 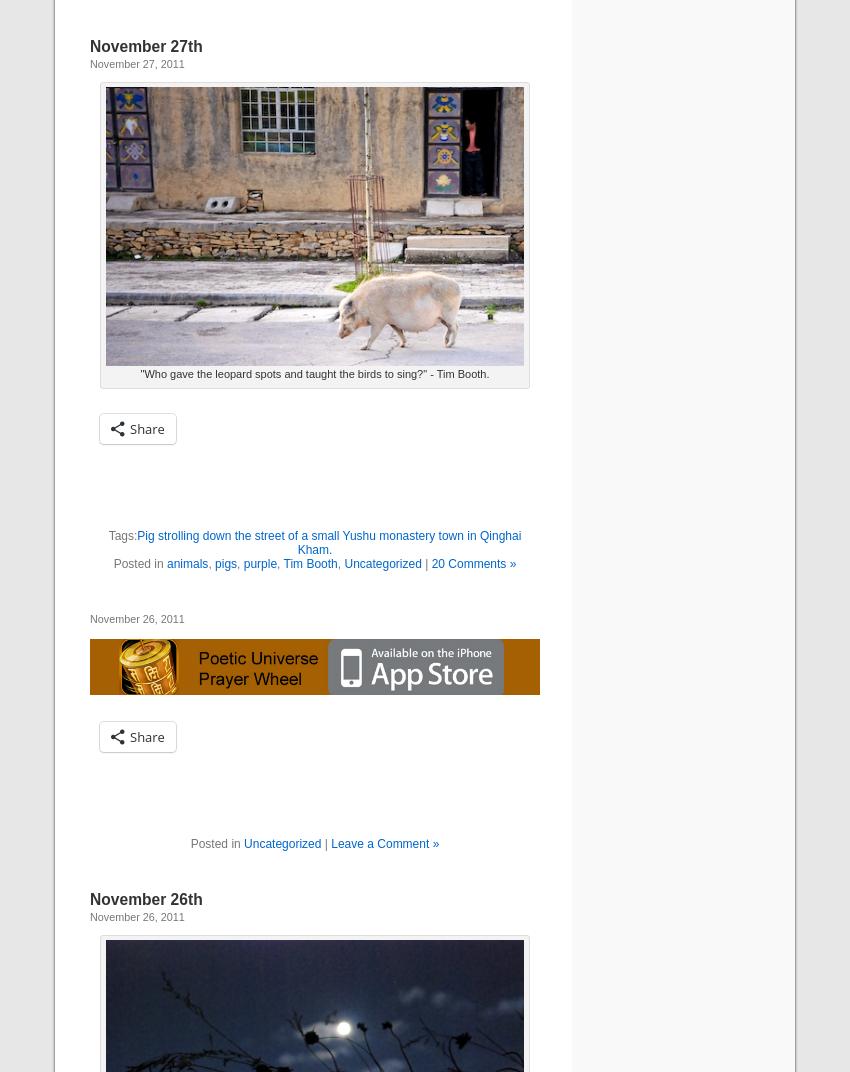 I want to click on 'November 27th', so click(x=146, y=44).